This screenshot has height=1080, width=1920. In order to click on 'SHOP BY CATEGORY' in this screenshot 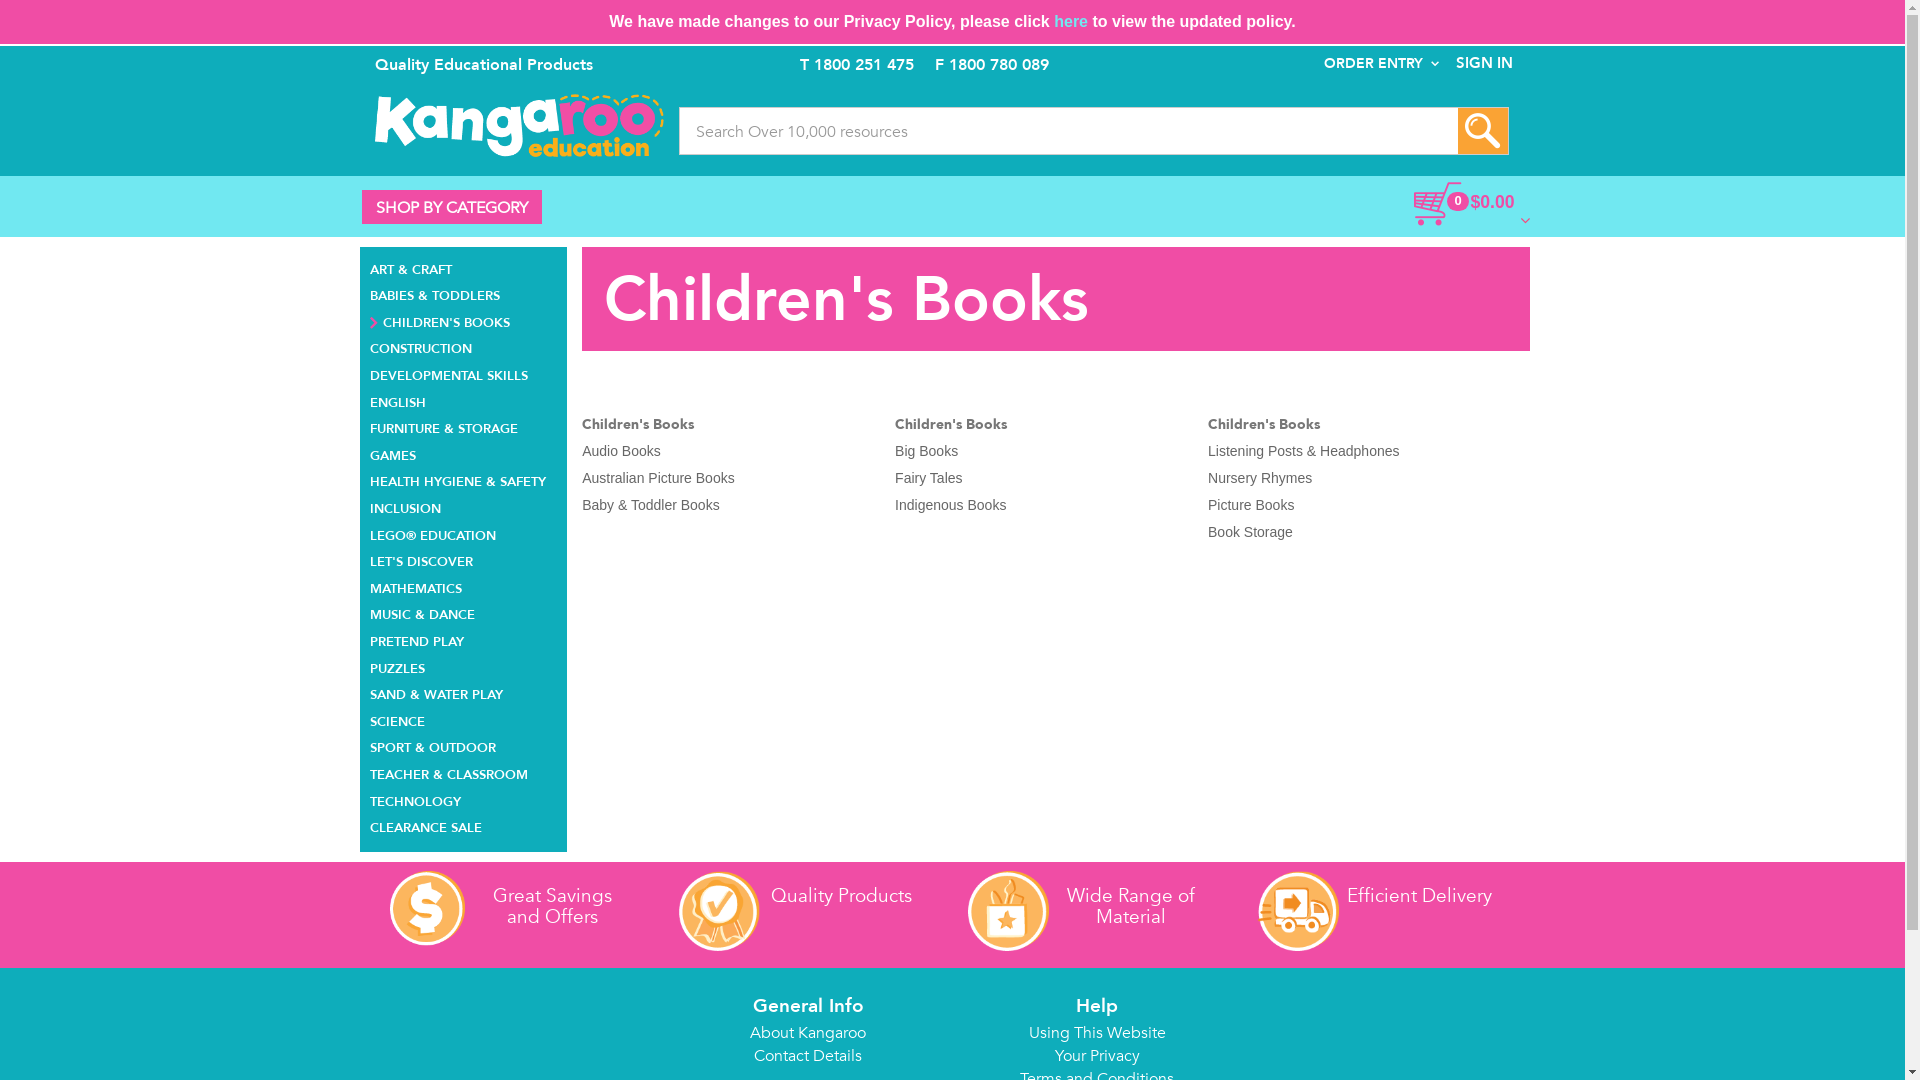, I will do `click(361, 207)`.